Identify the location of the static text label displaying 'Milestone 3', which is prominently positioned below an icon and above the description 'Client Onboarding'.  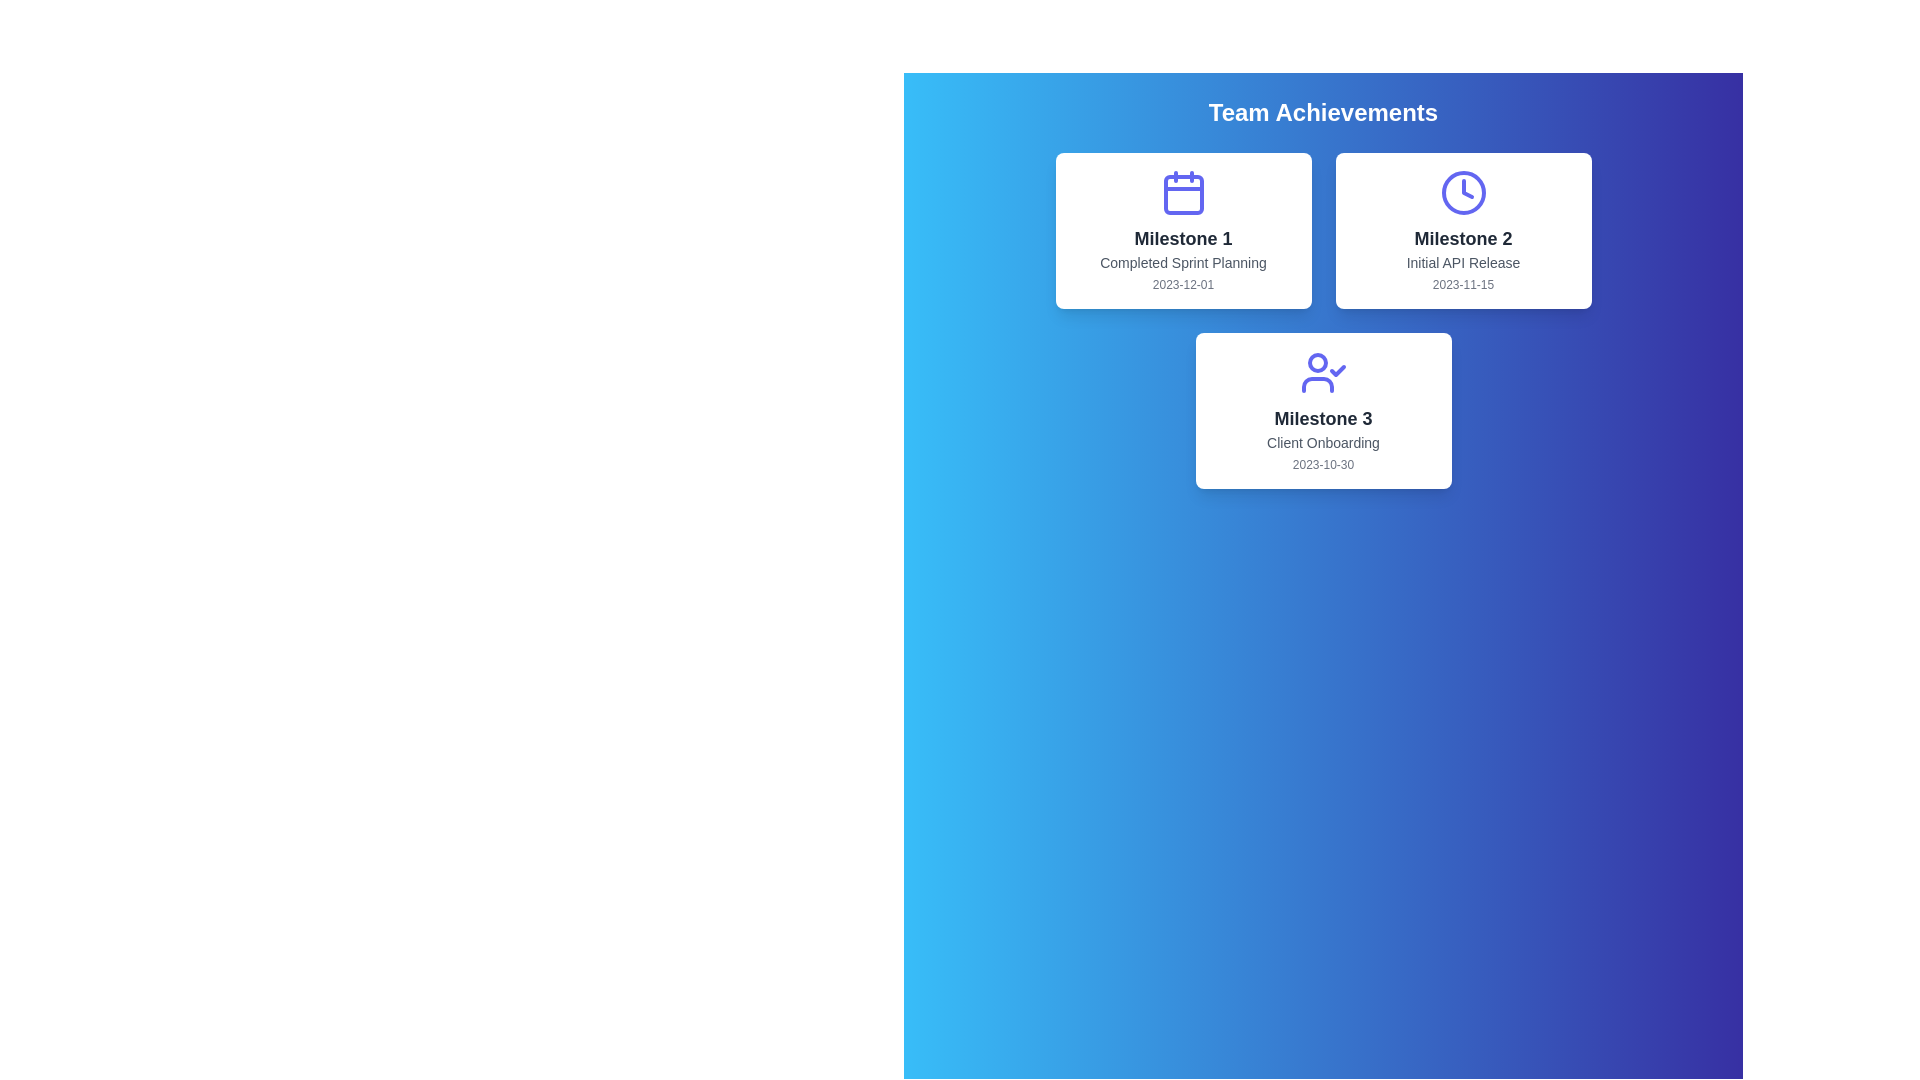
(1323, 418).